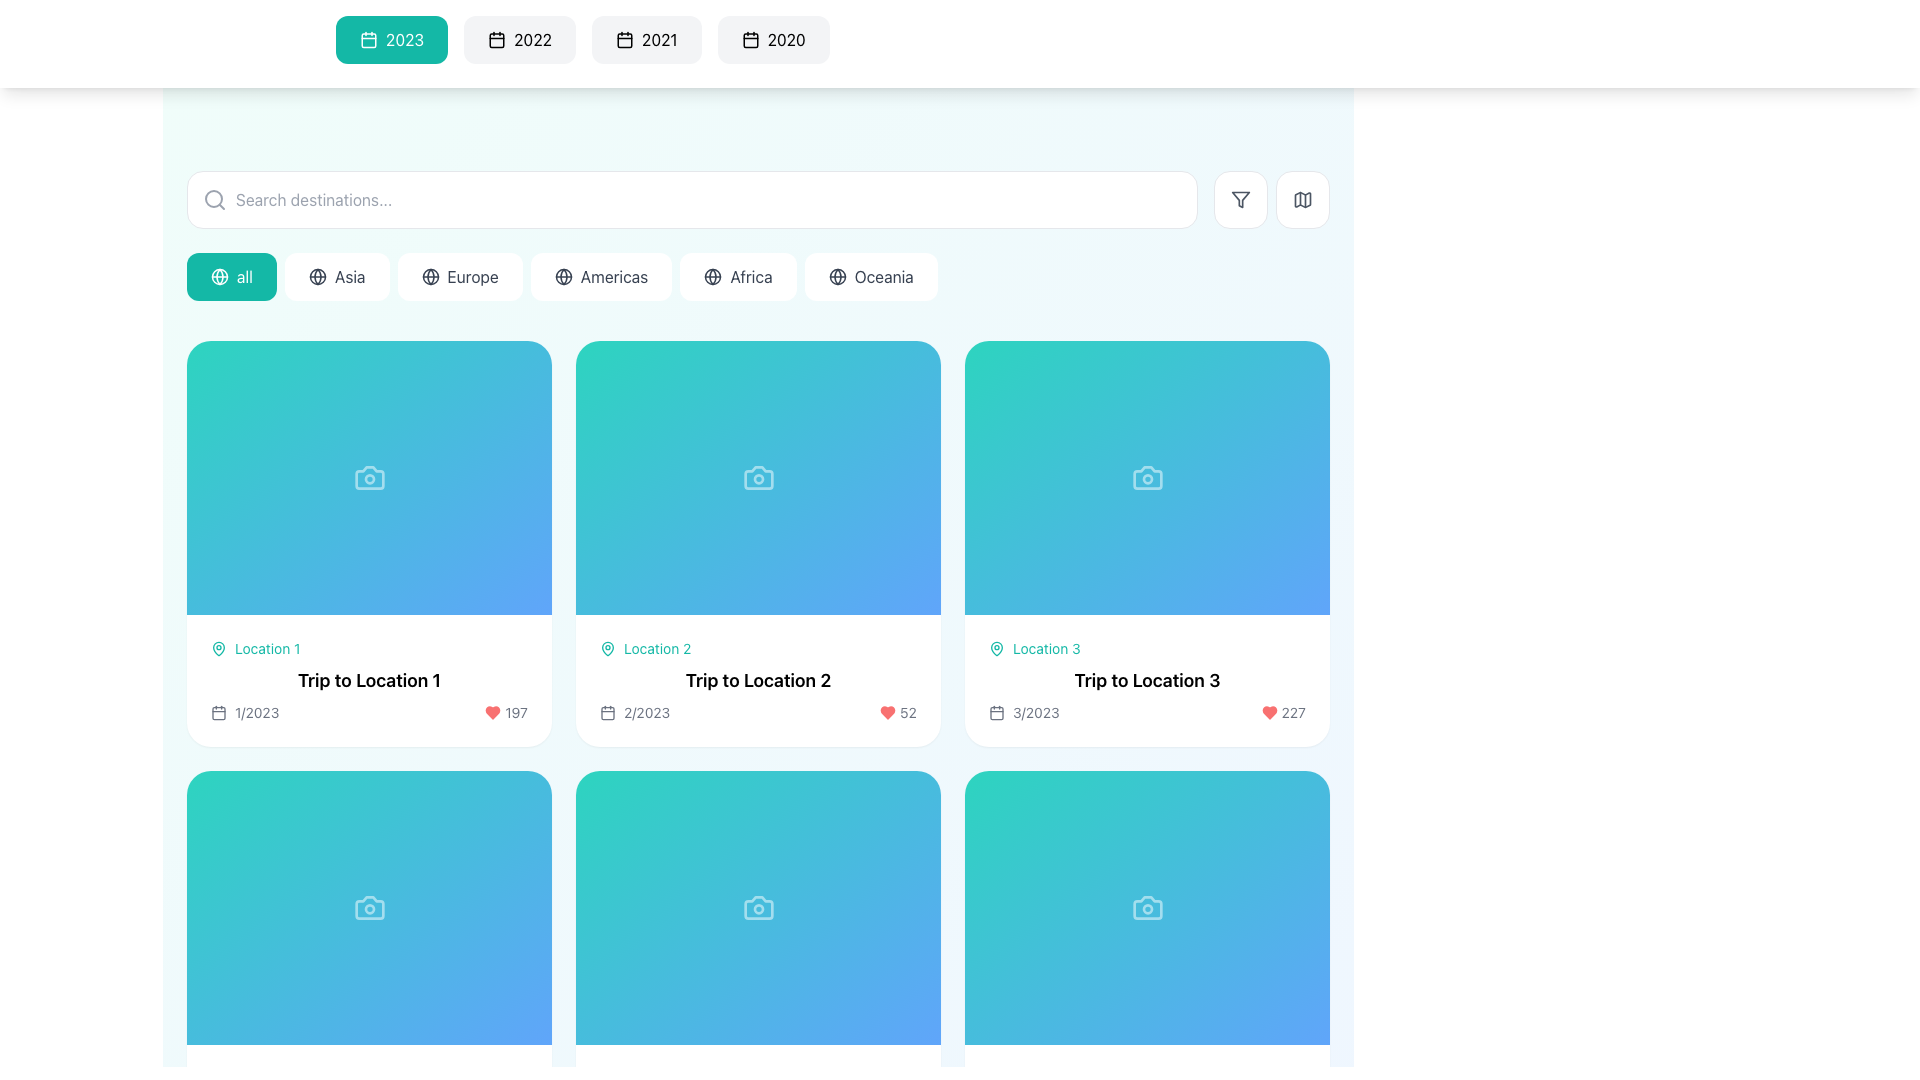 The height and width of the screenshot is (1080, 1920). I want to click on the filtering icon button located in the top navigation bar, aligned to the right side, so click(1240, 200).